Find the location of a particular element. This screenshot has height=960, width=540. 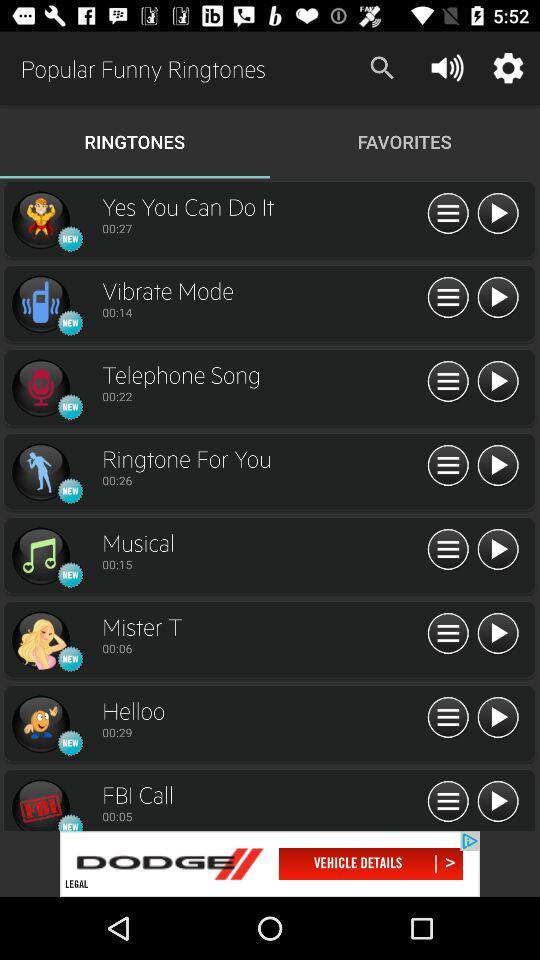

game icon is located at coordinates (40, 723).